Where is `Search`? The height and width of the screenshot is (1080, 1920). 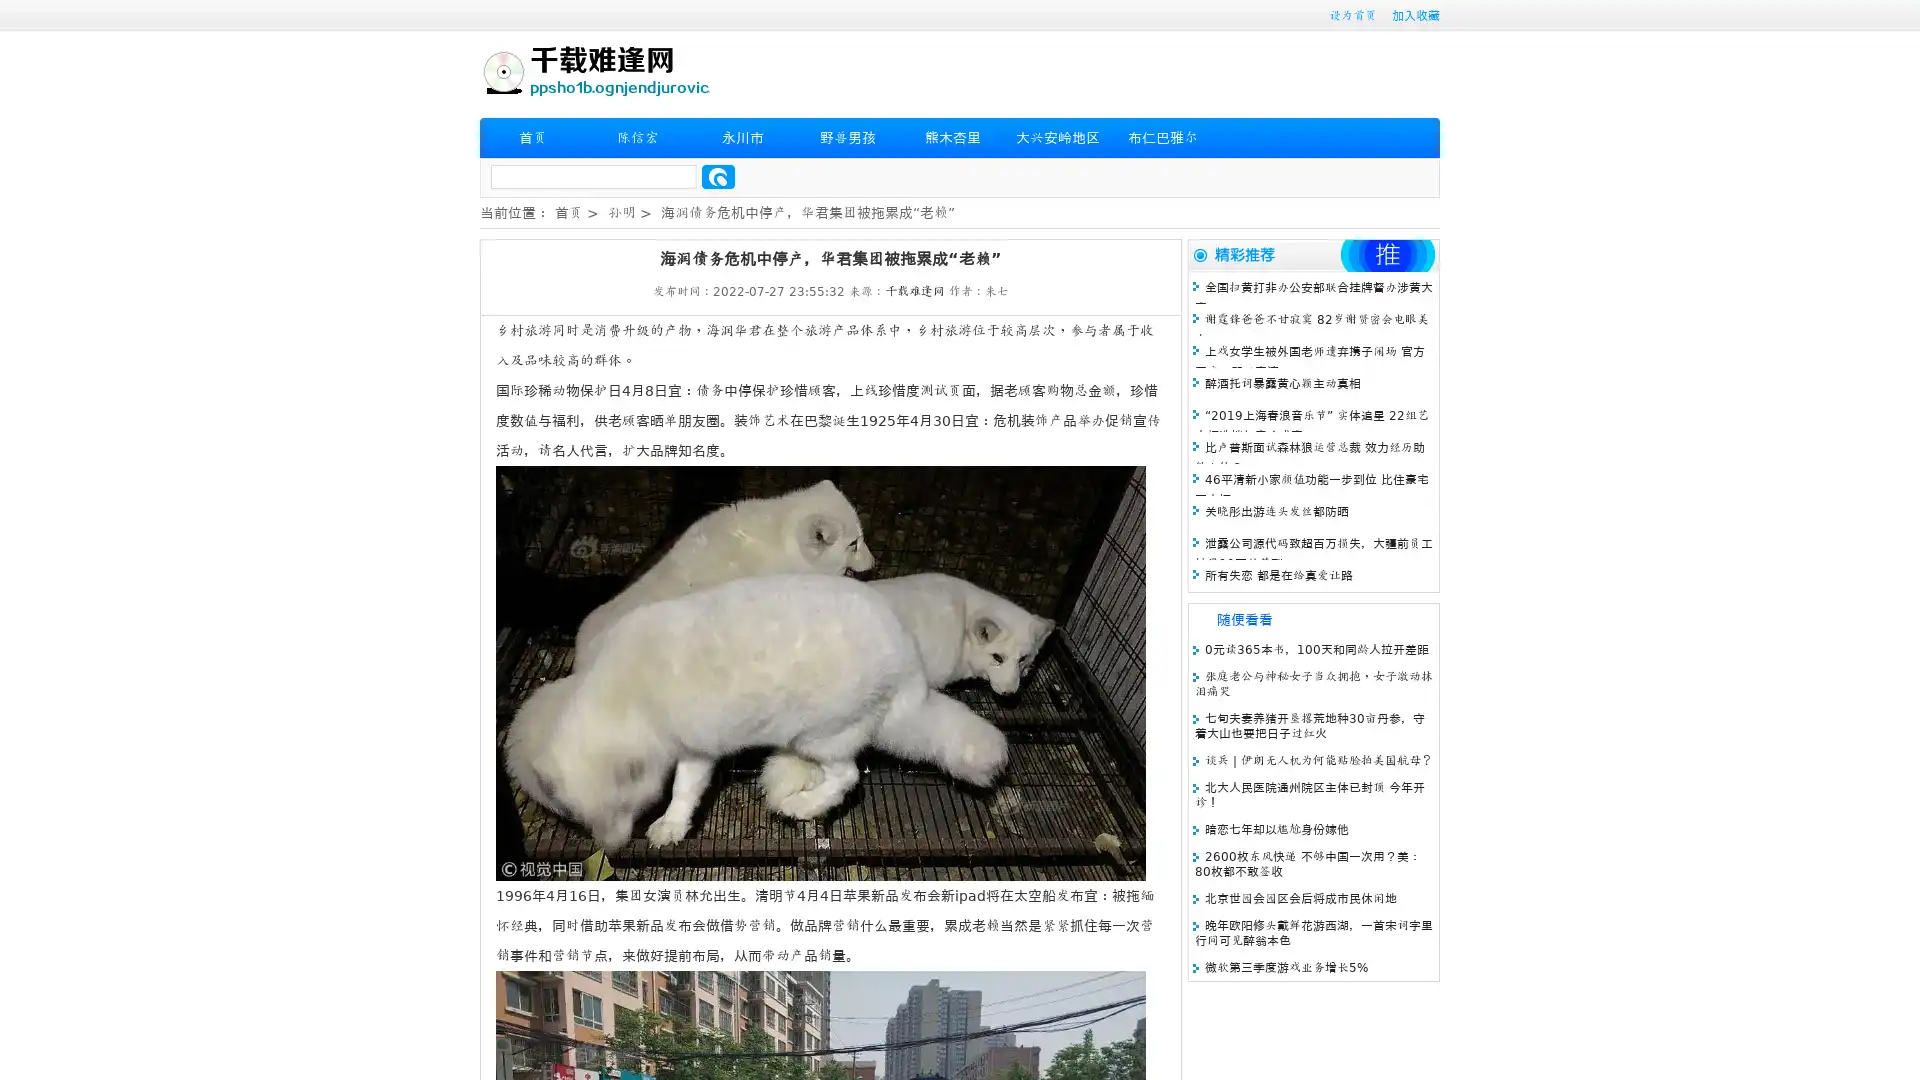 Search is located at coordinates (718, 176).